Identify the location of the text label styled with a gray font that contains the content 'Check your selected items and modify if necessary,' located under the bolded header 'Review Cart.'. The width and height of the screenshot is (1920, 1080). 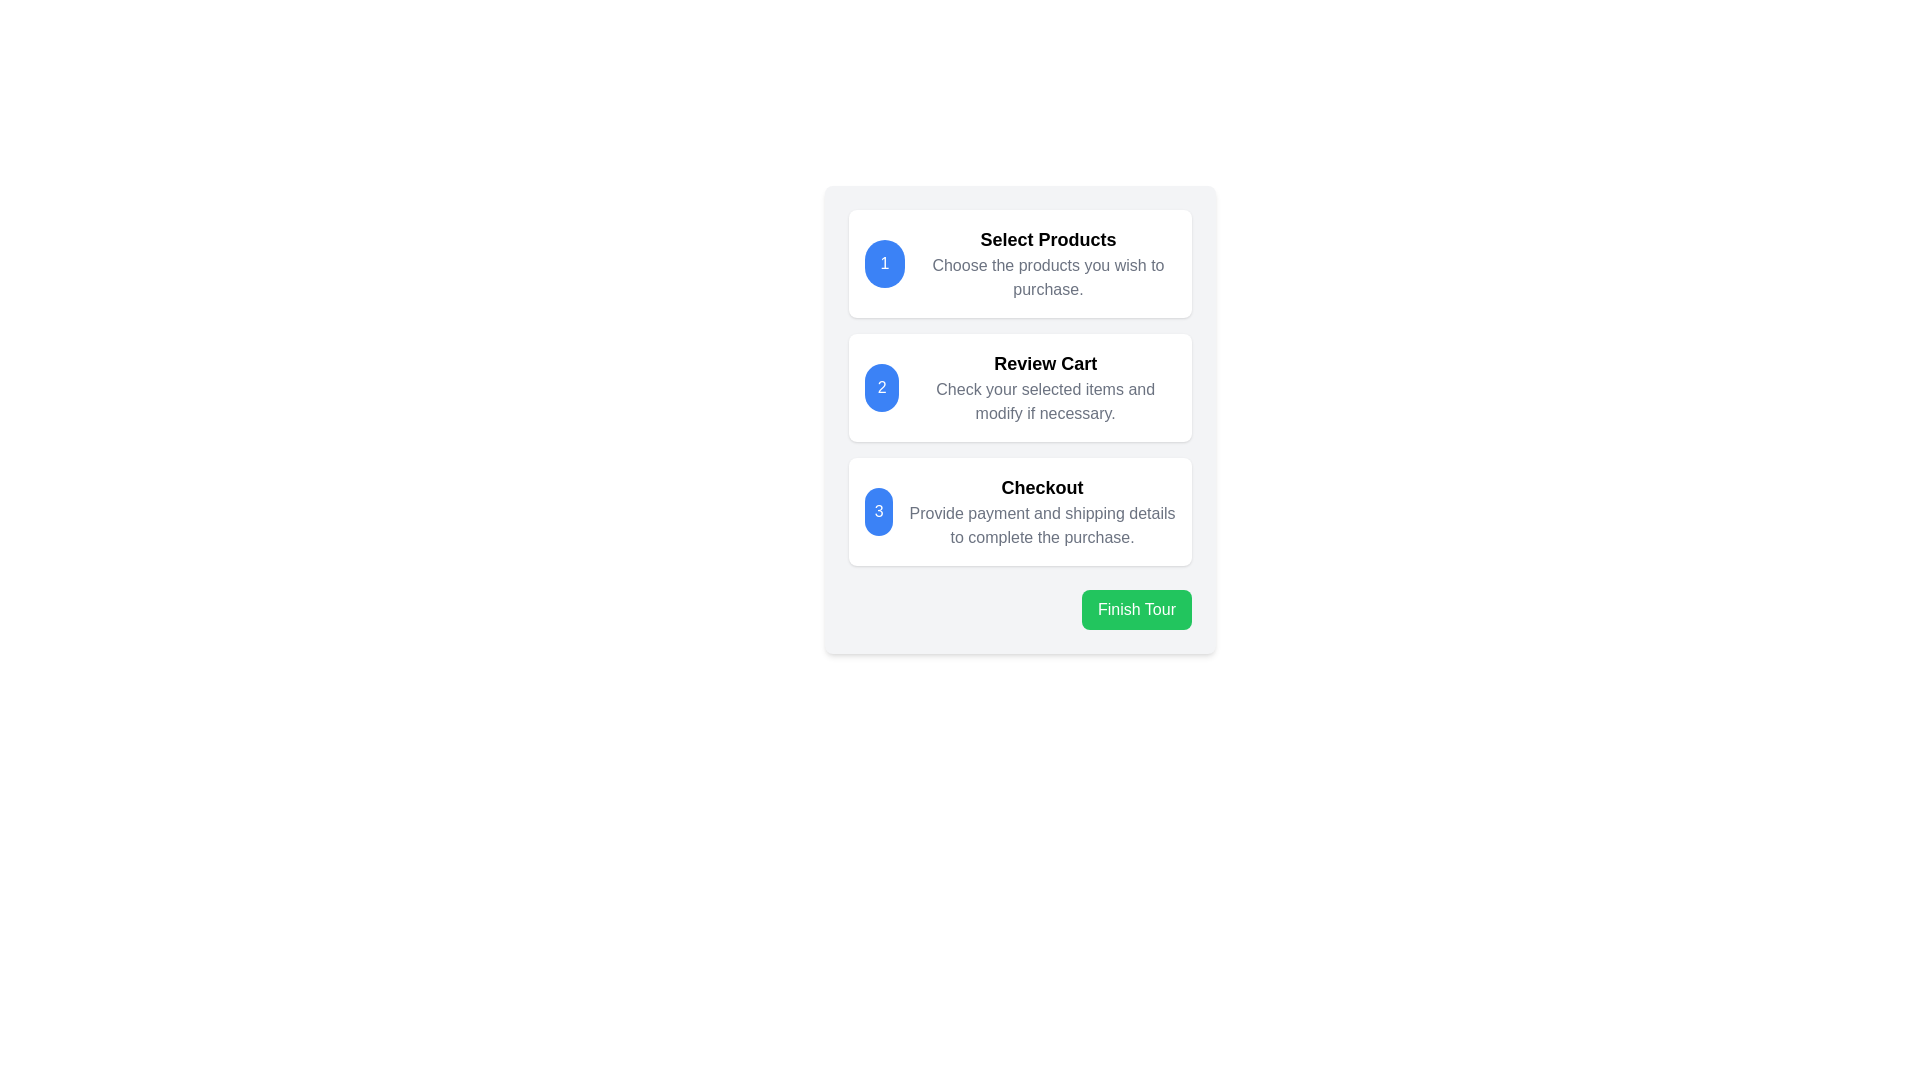
(1044, 401).